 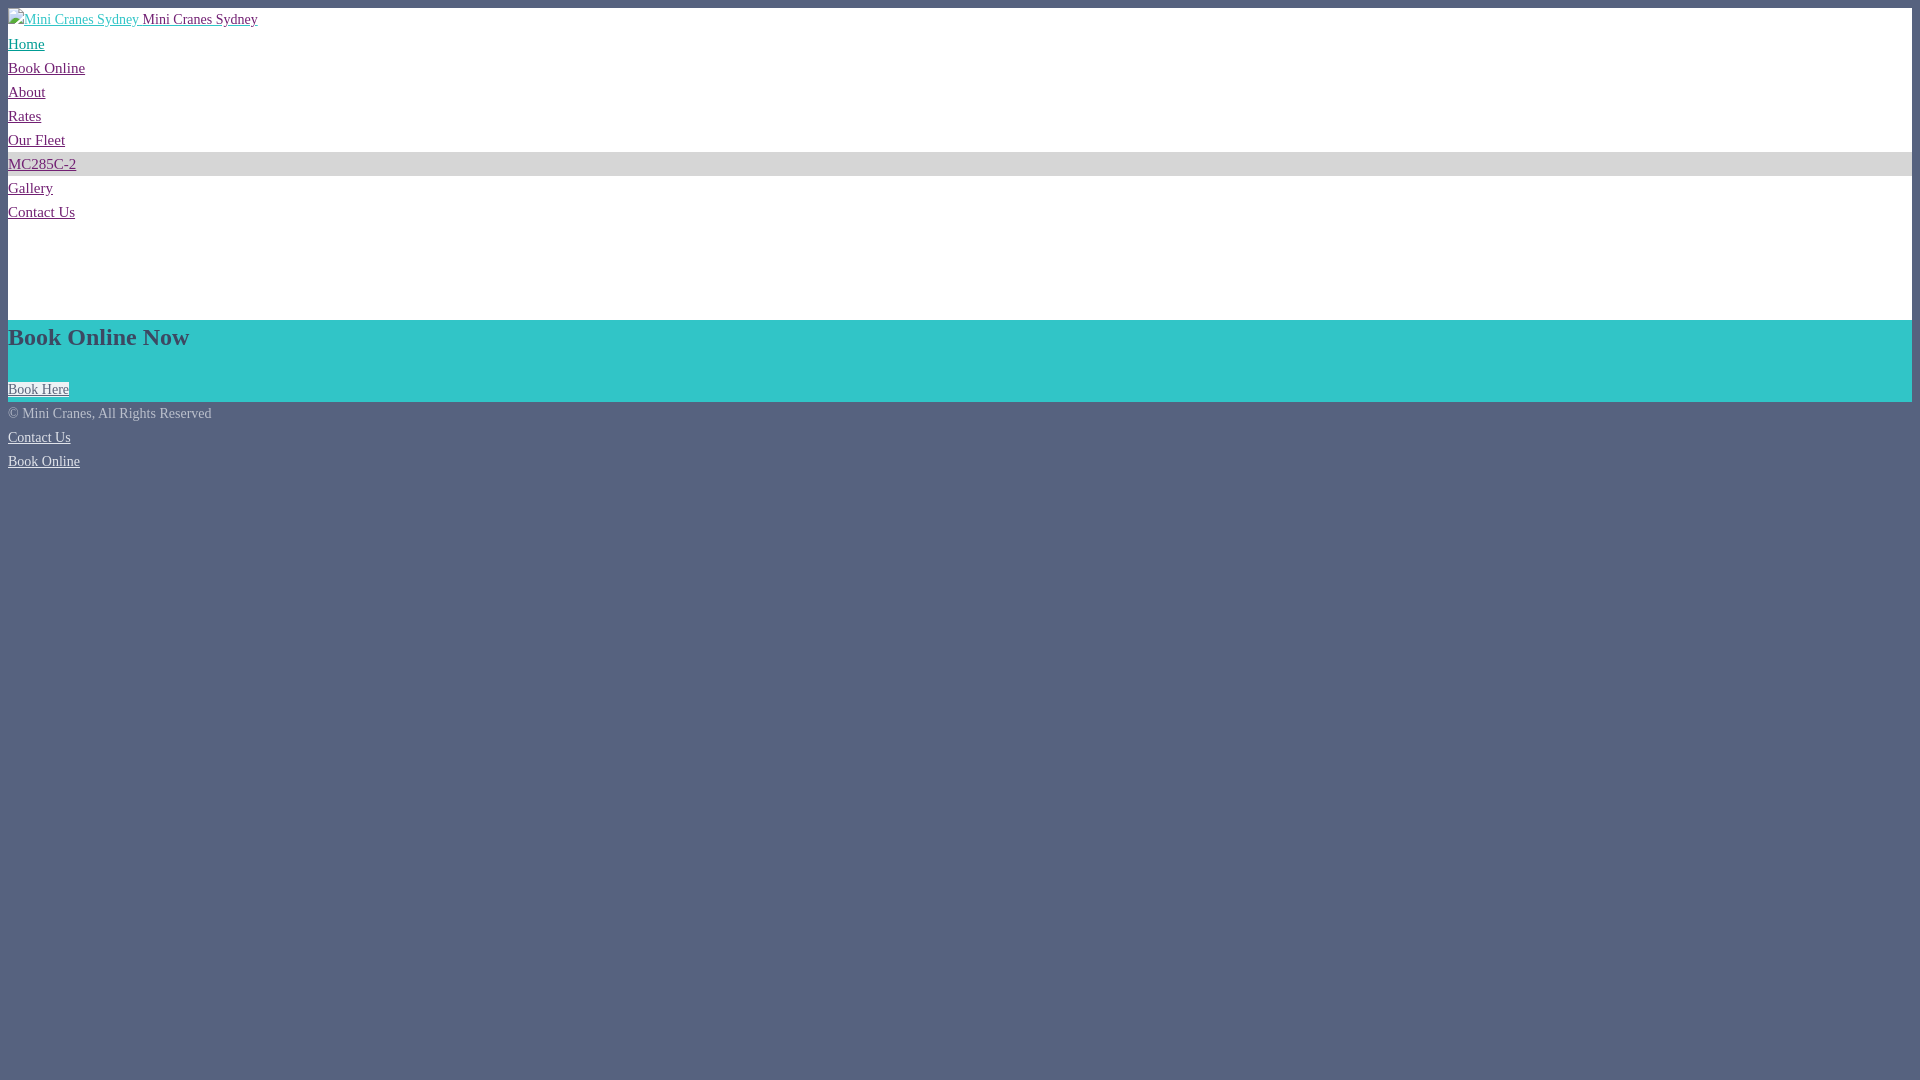 What do you see at coordinates (38, 389) in the screenshot?
I see `'Book Here'` at bounding box center [38, 389].